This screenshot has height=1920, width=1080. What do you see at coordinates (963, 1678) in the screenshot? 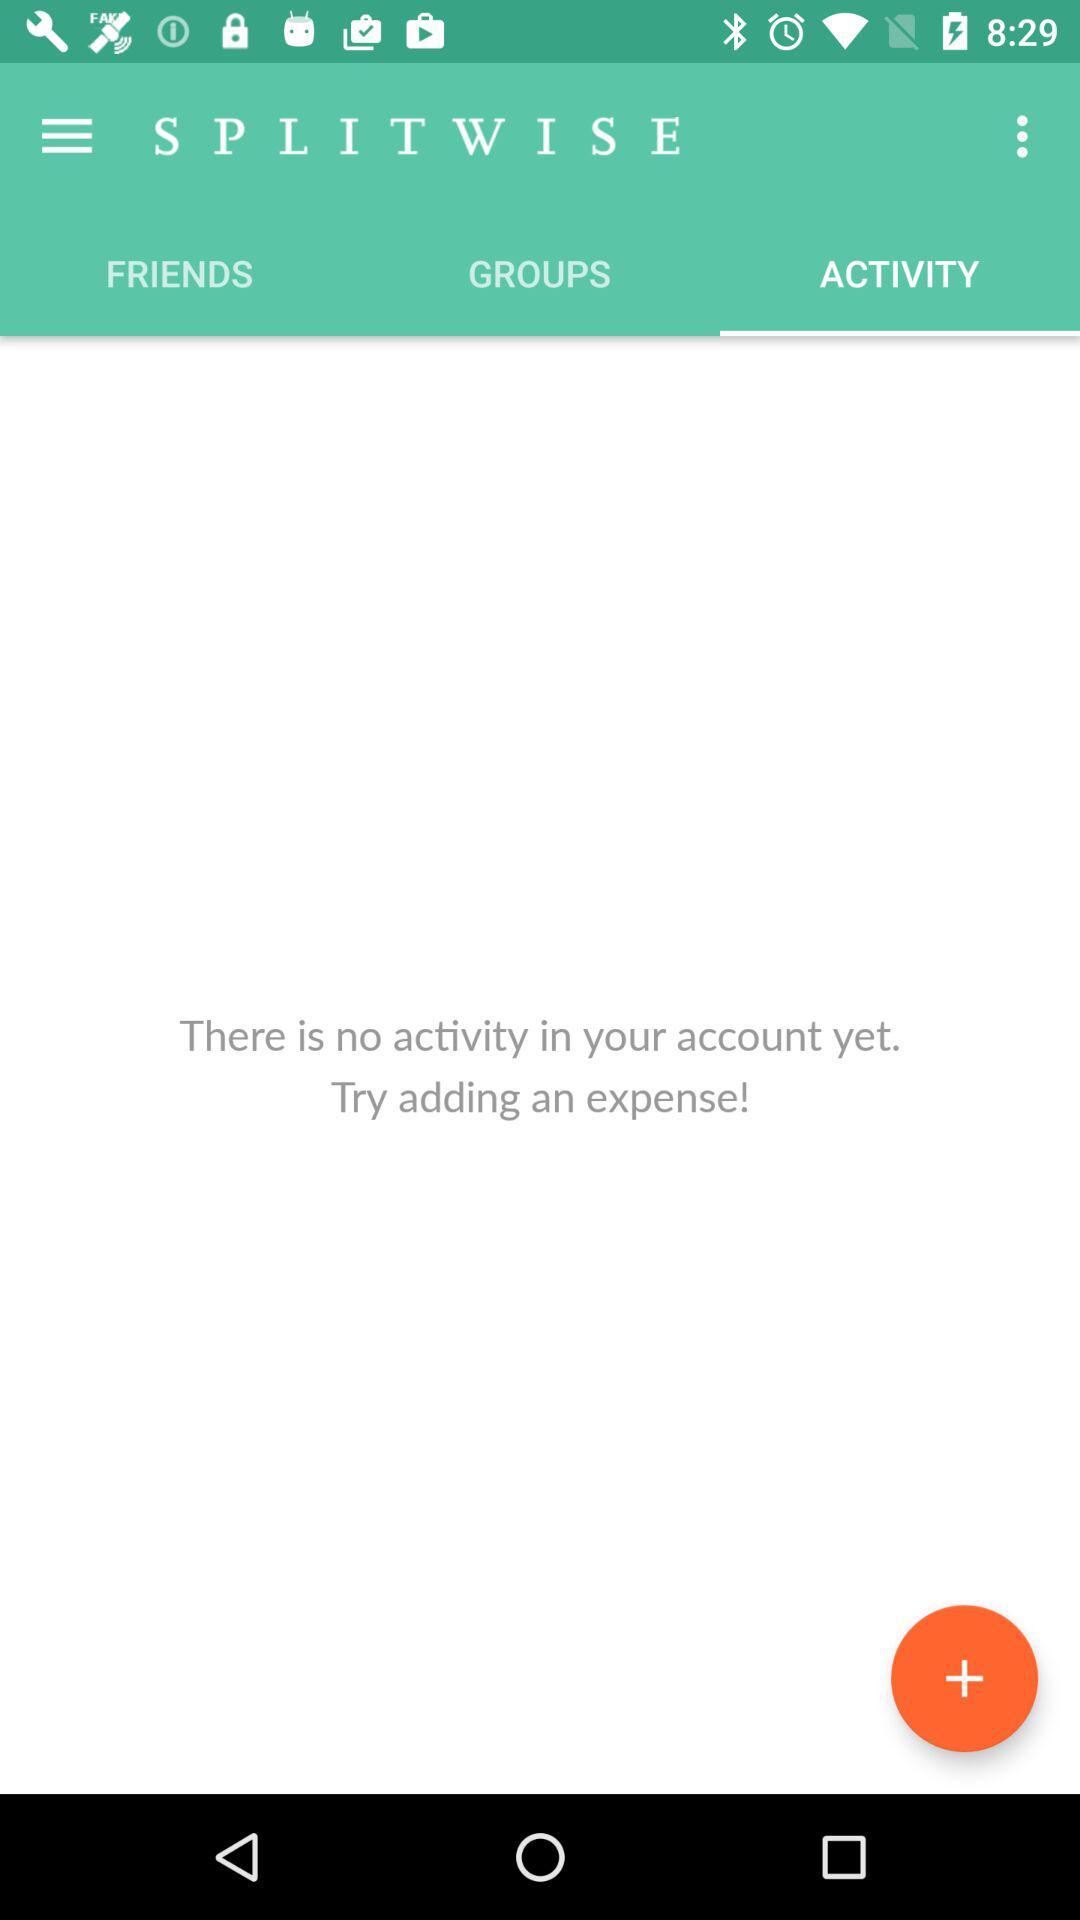
I see `the add icon` at bounding box center [963, 1678].